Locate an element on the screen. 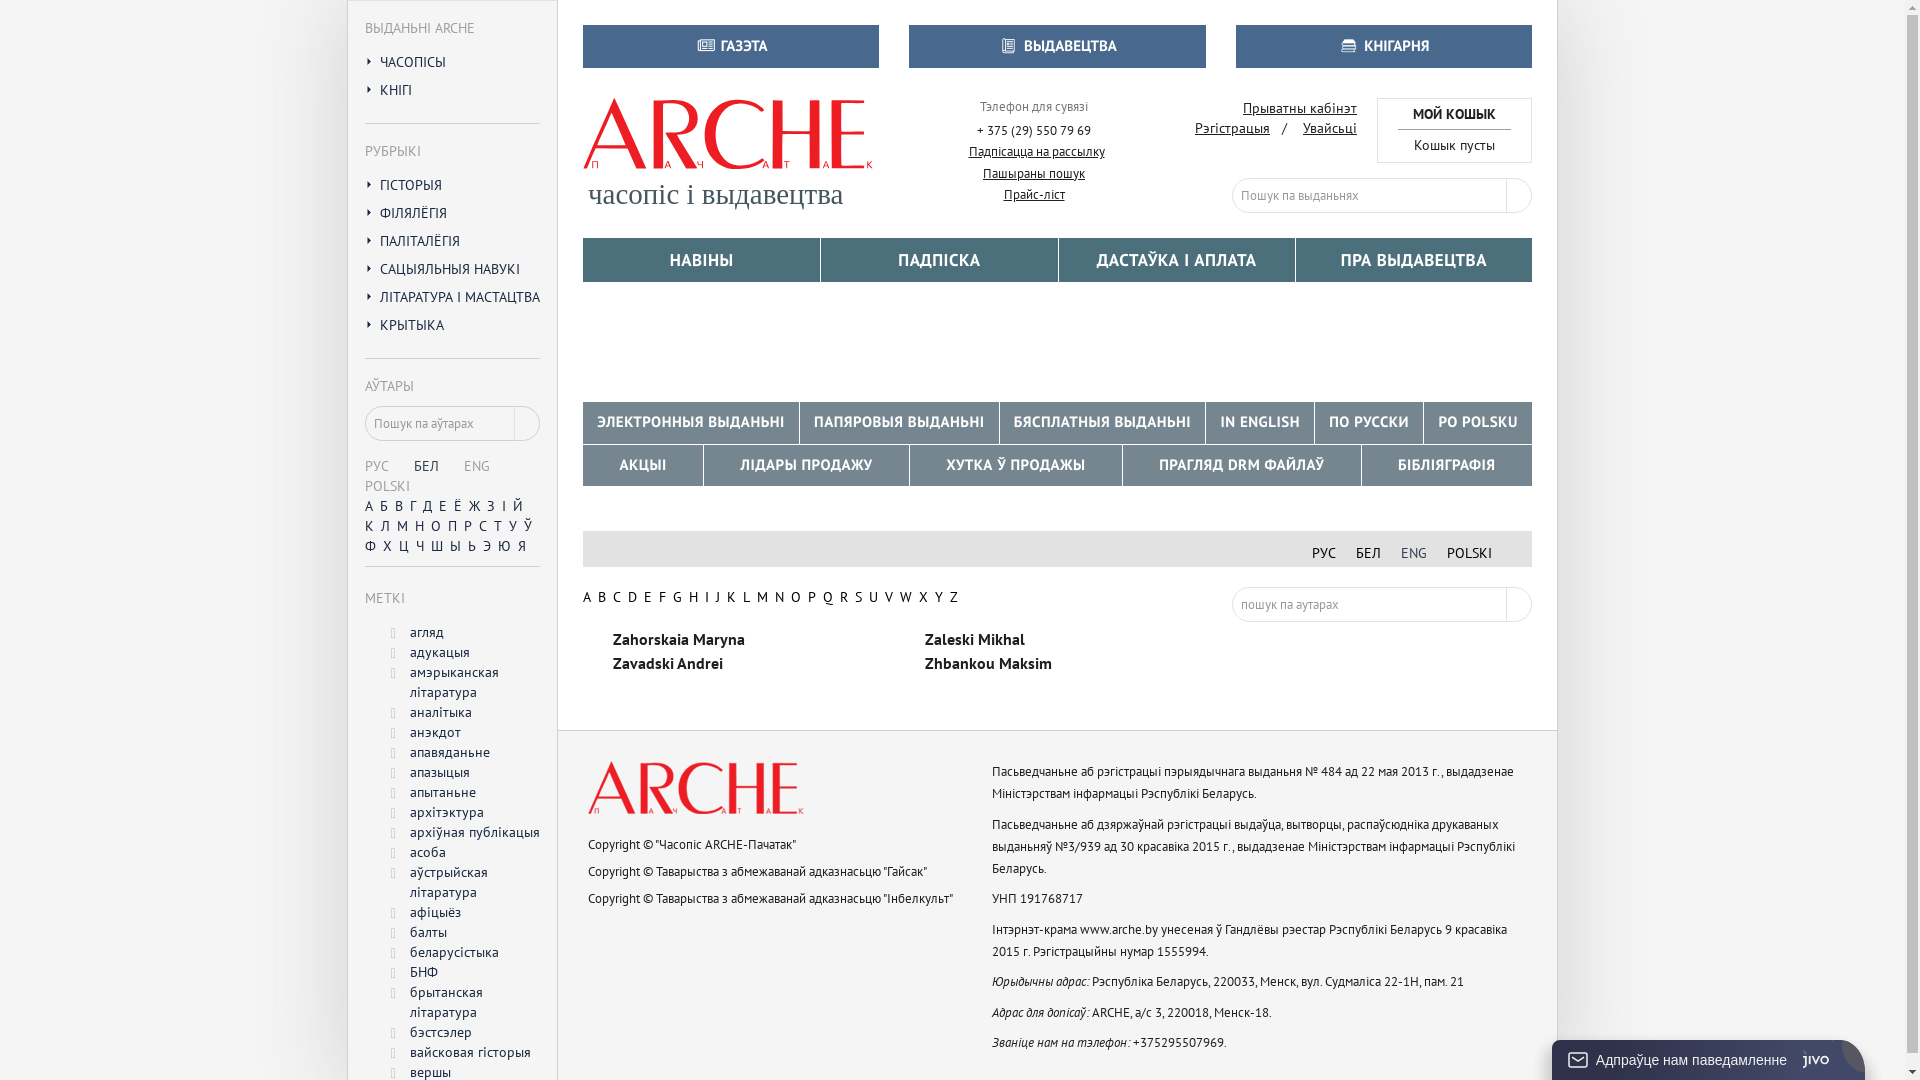 Image resolution: width=1920 pixels, height=1080 pixels. 'Q' is located at coordinates (828, 596).